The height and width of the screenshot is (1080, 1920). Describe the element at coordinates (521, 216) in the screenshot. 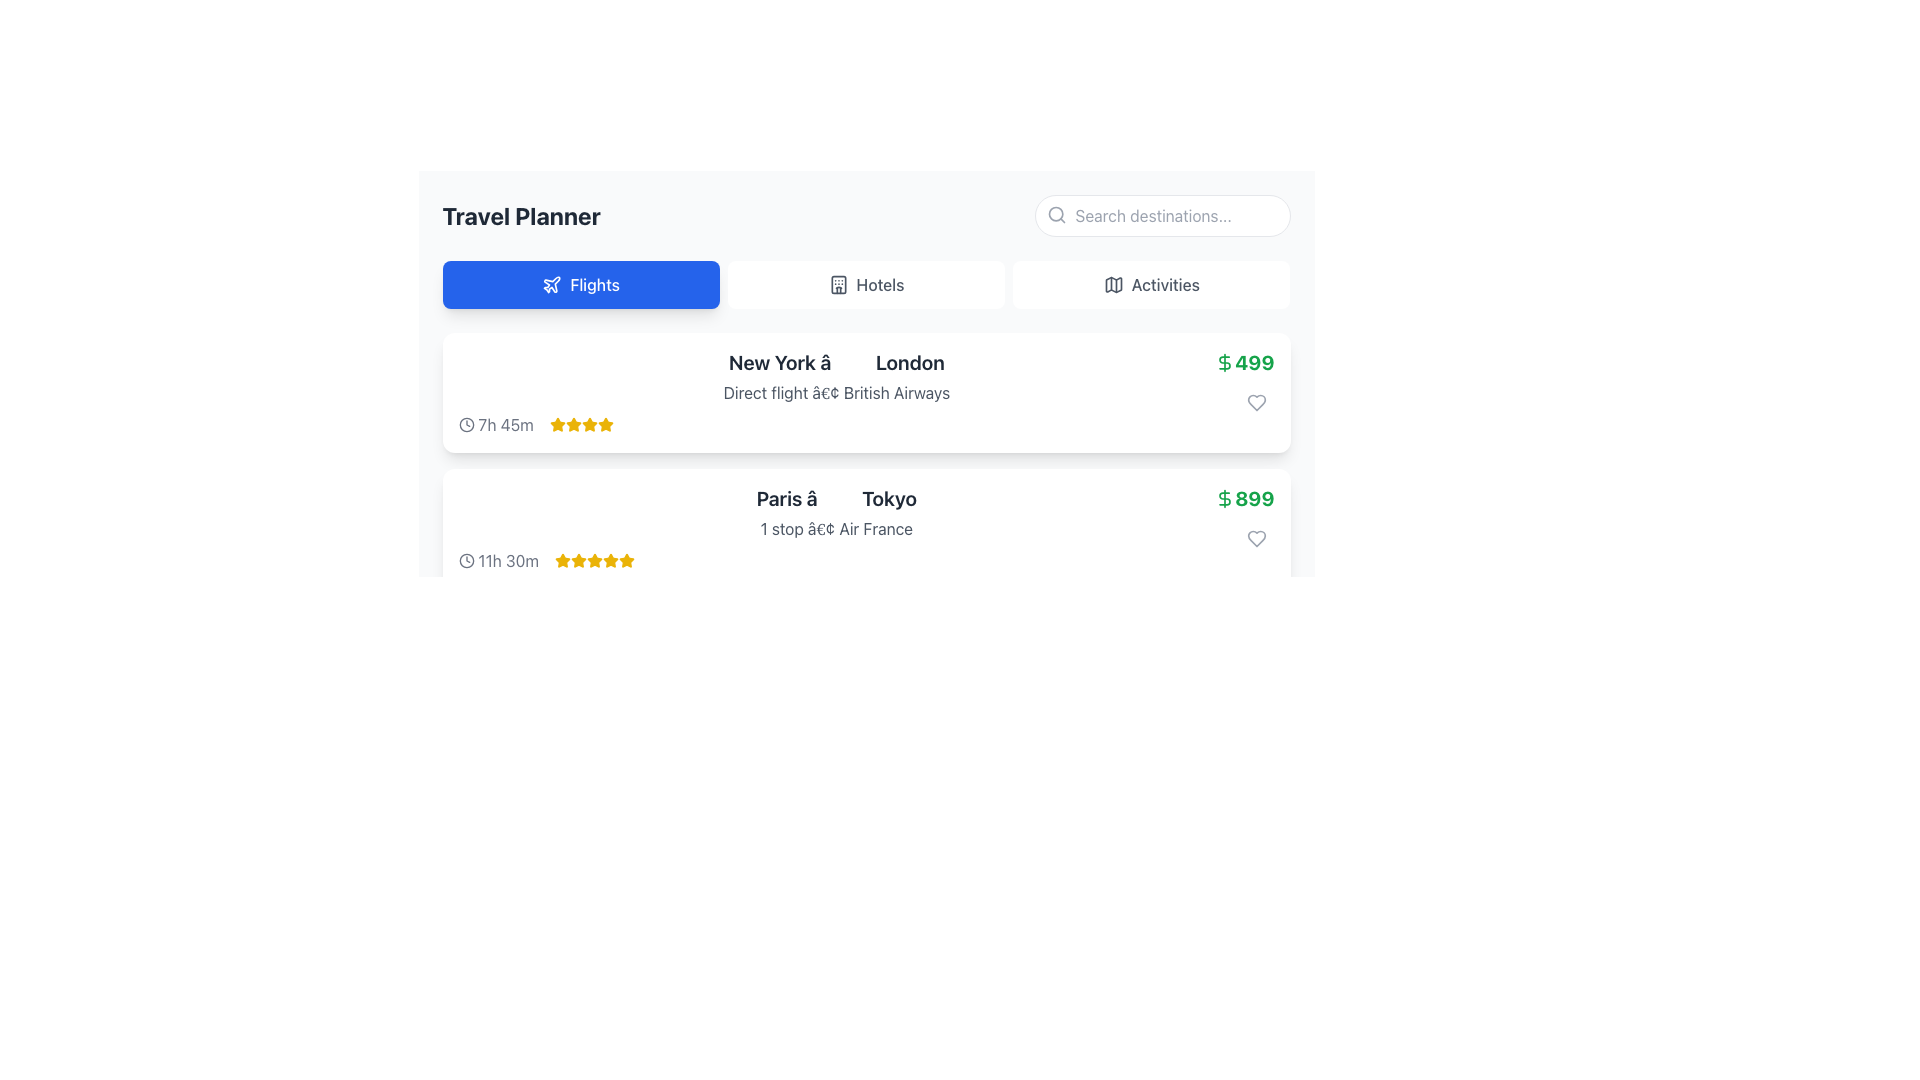

I see `the bold, large-sized text element reading 'Travel Planner' located at the top-left corner of the interface` at that location.